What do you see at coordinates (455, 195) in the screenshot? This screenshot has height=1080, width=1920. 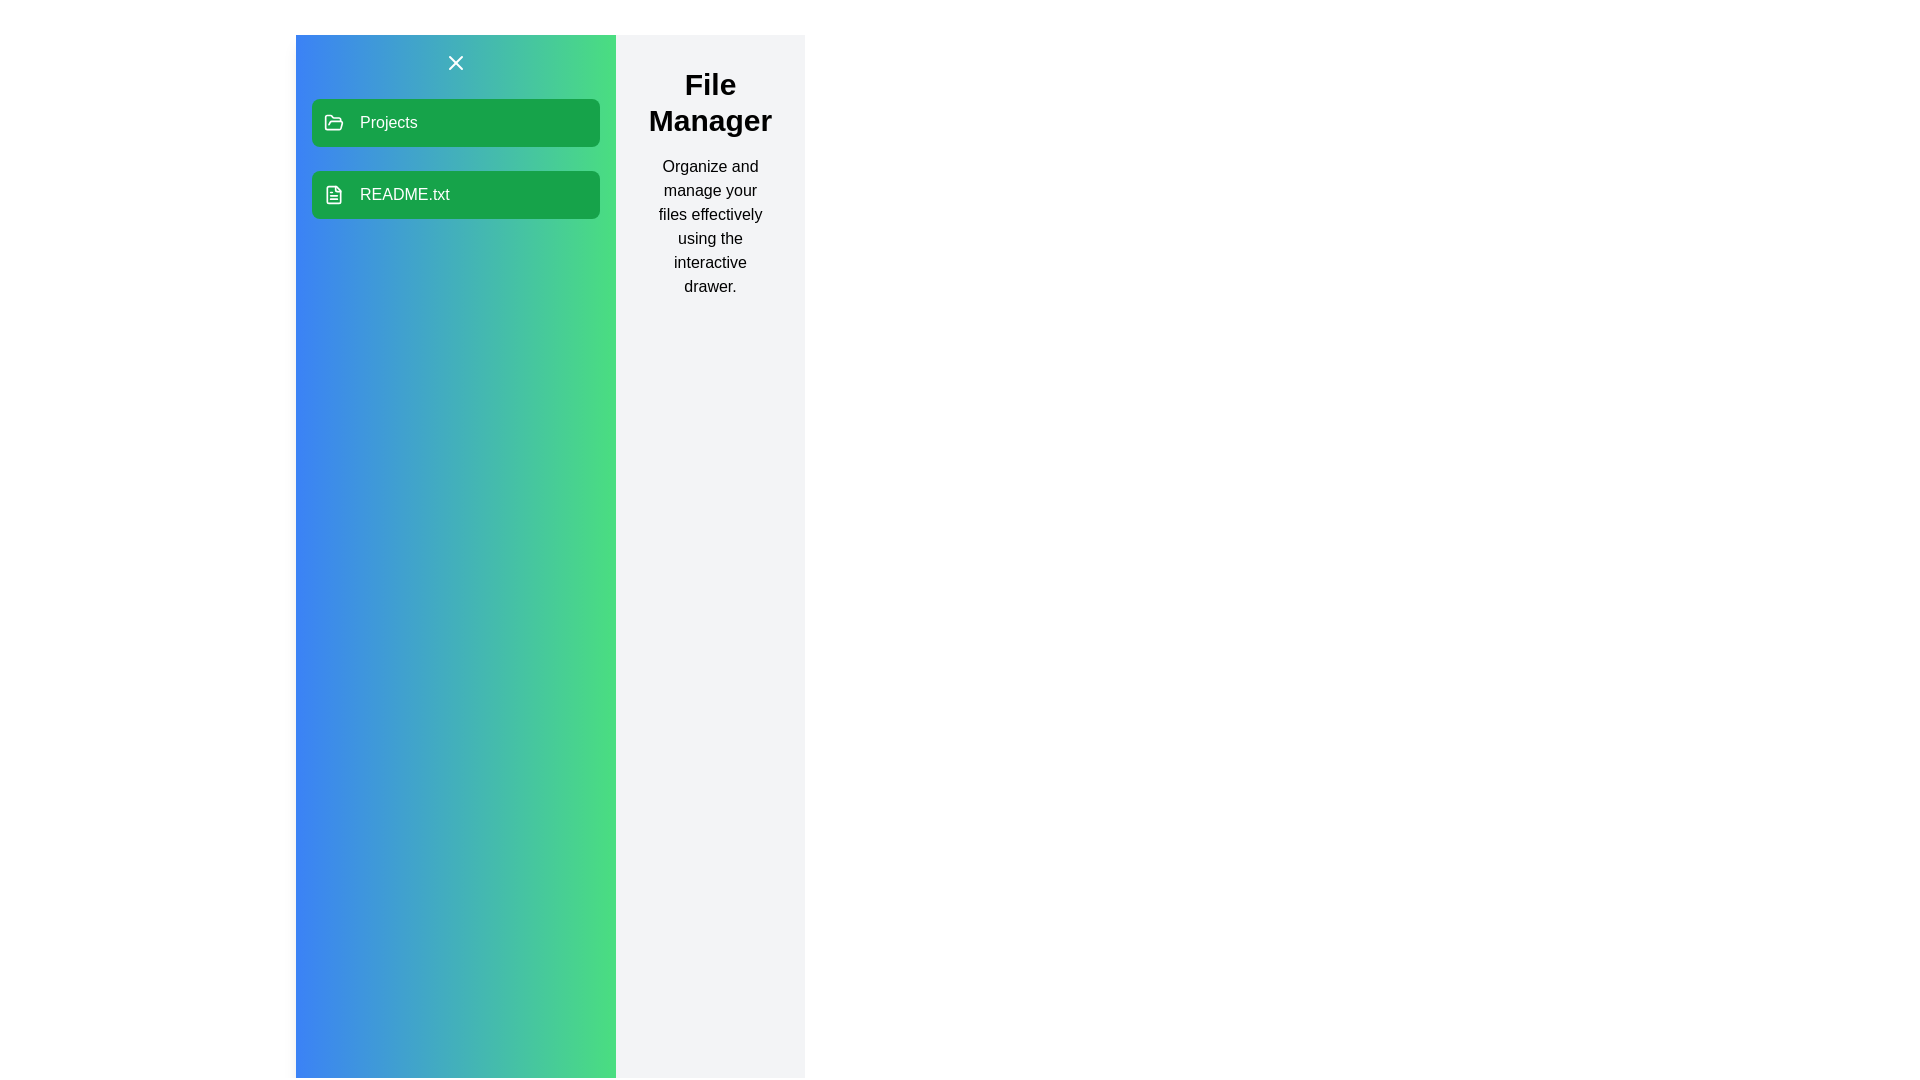 I see `the 'README.txt' file in the drawer` at bounding box center [455, 195].